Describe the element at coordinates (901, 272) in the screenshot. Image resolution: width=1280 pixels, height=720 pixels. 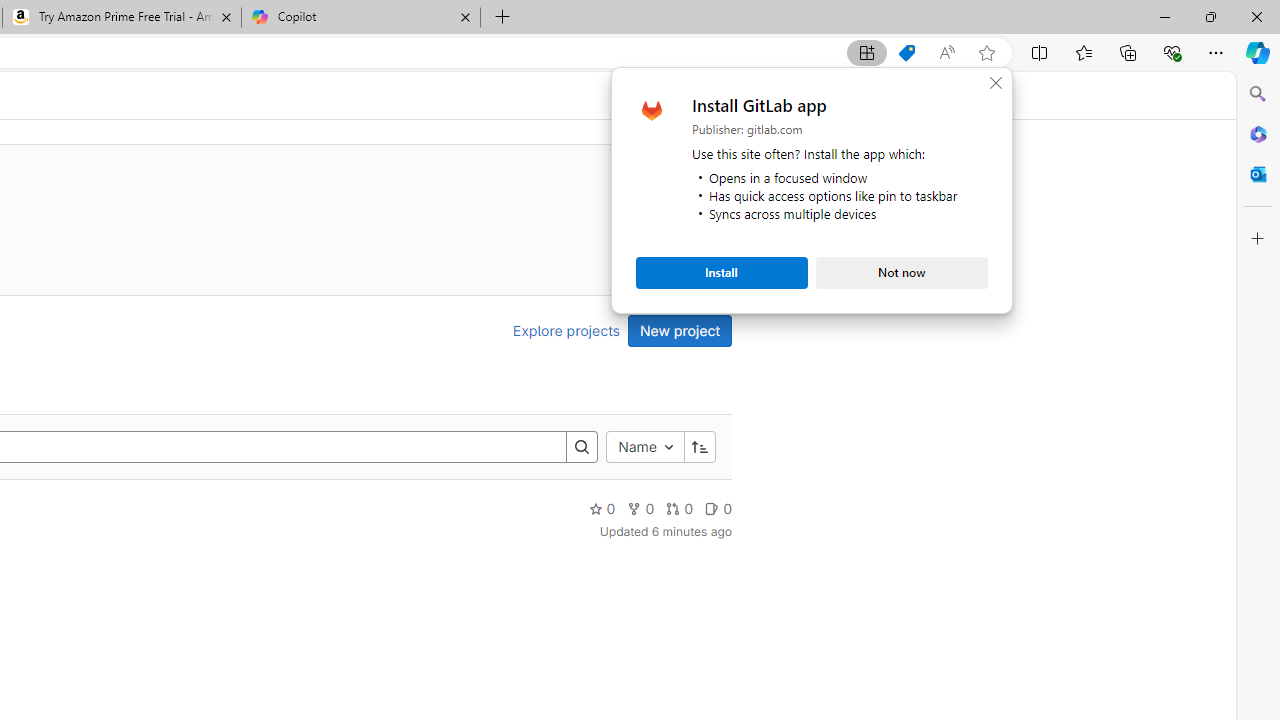
I see `'Not now'` at that location.